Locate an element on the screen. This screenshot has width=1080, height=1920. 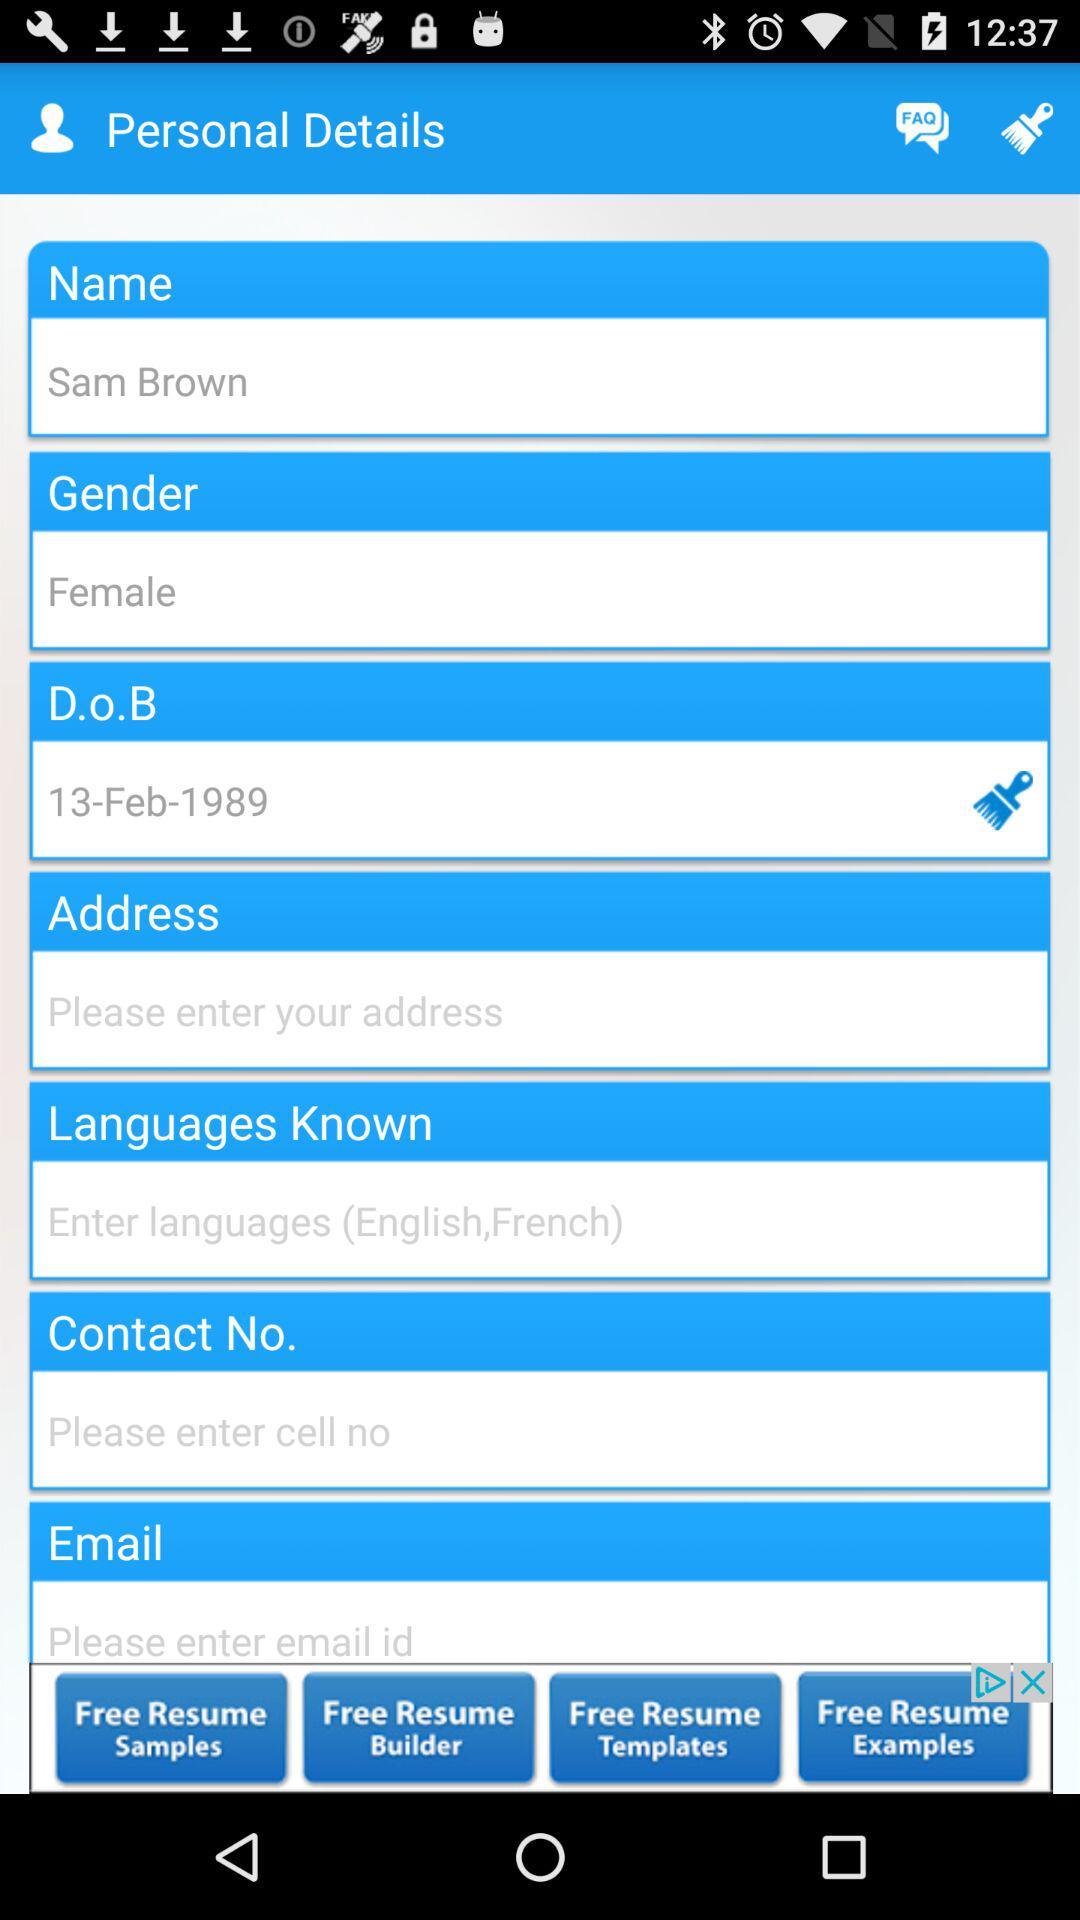
your email address is located at coordinates (540, 1618).